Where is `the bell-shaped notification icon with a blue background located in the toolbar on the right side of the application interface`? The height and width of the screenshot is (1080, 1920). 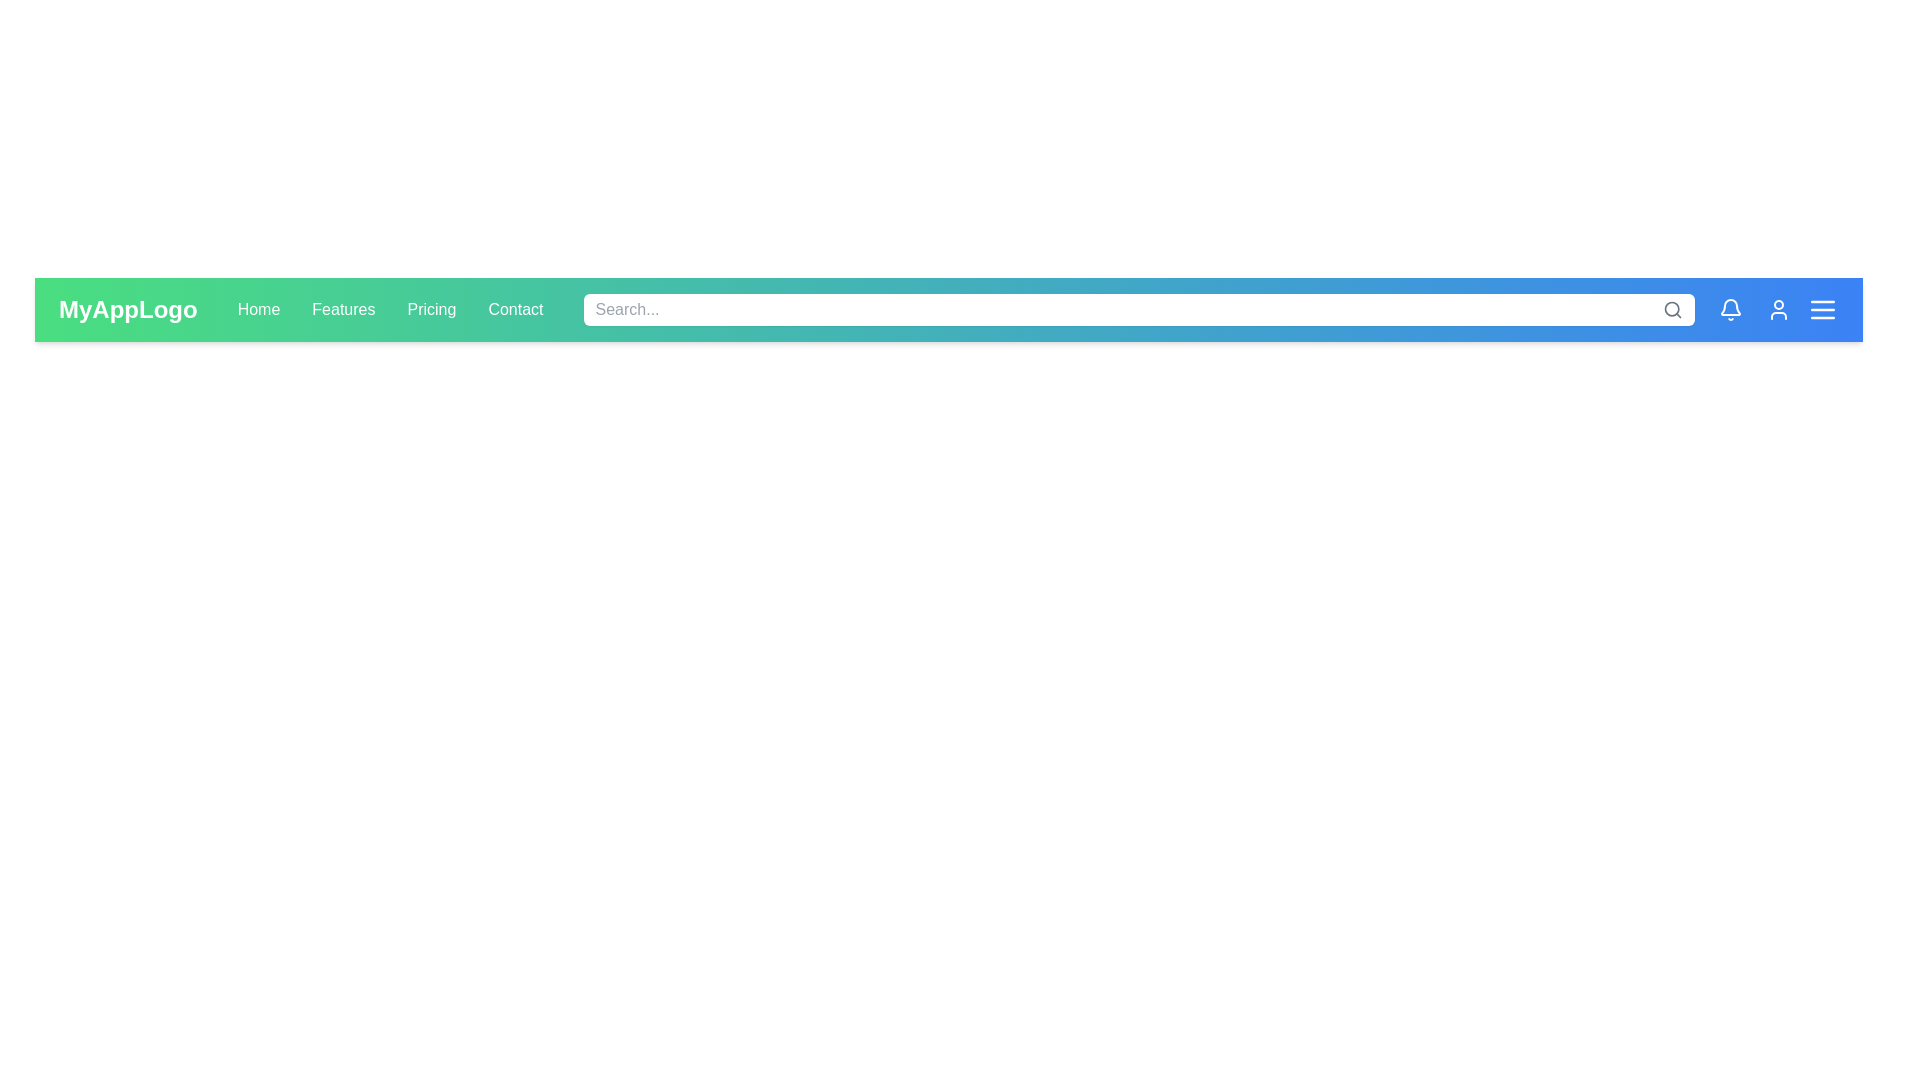
the bell-shaped notification icon with a blue background located in the toolbar on the right side of the application interface is located at coordinates (1730, 307).